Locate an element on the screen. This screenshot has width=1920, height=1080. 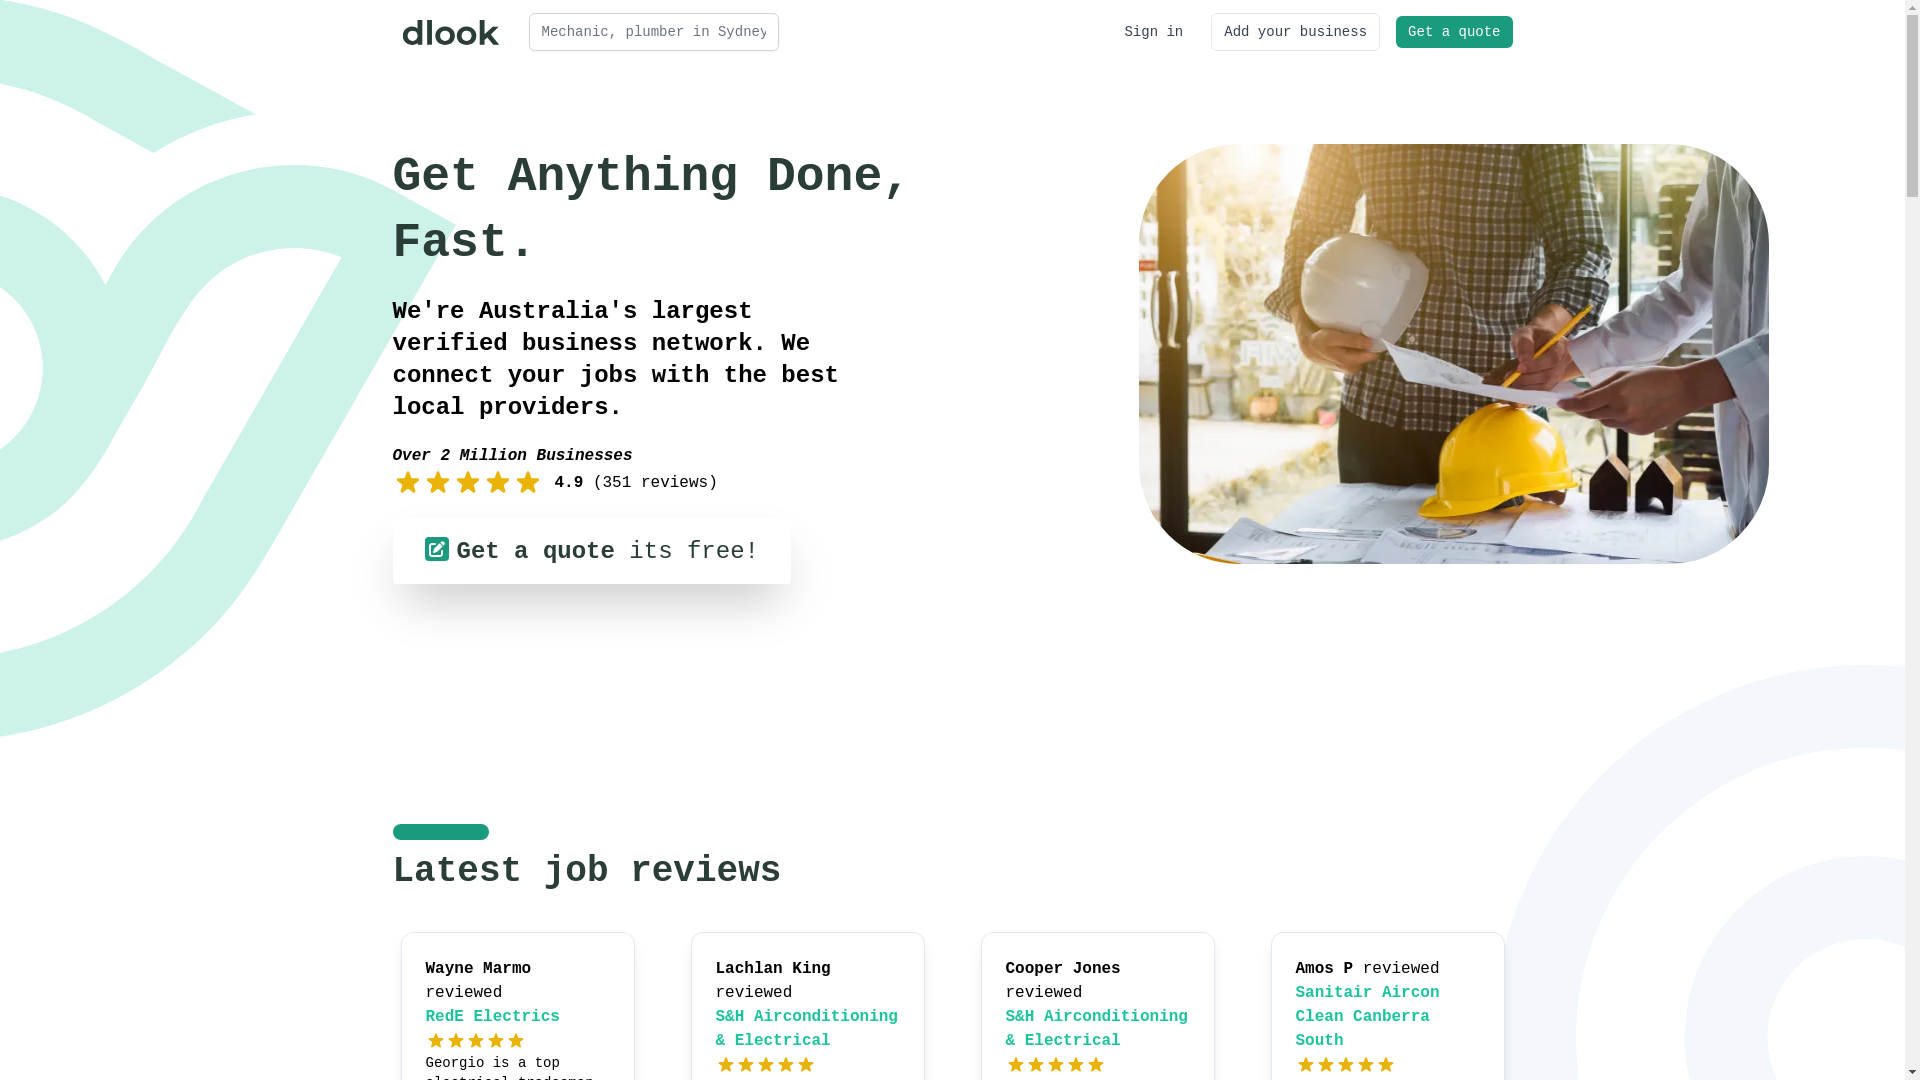
'Get a quote' is located at coordinates (1395, 31).